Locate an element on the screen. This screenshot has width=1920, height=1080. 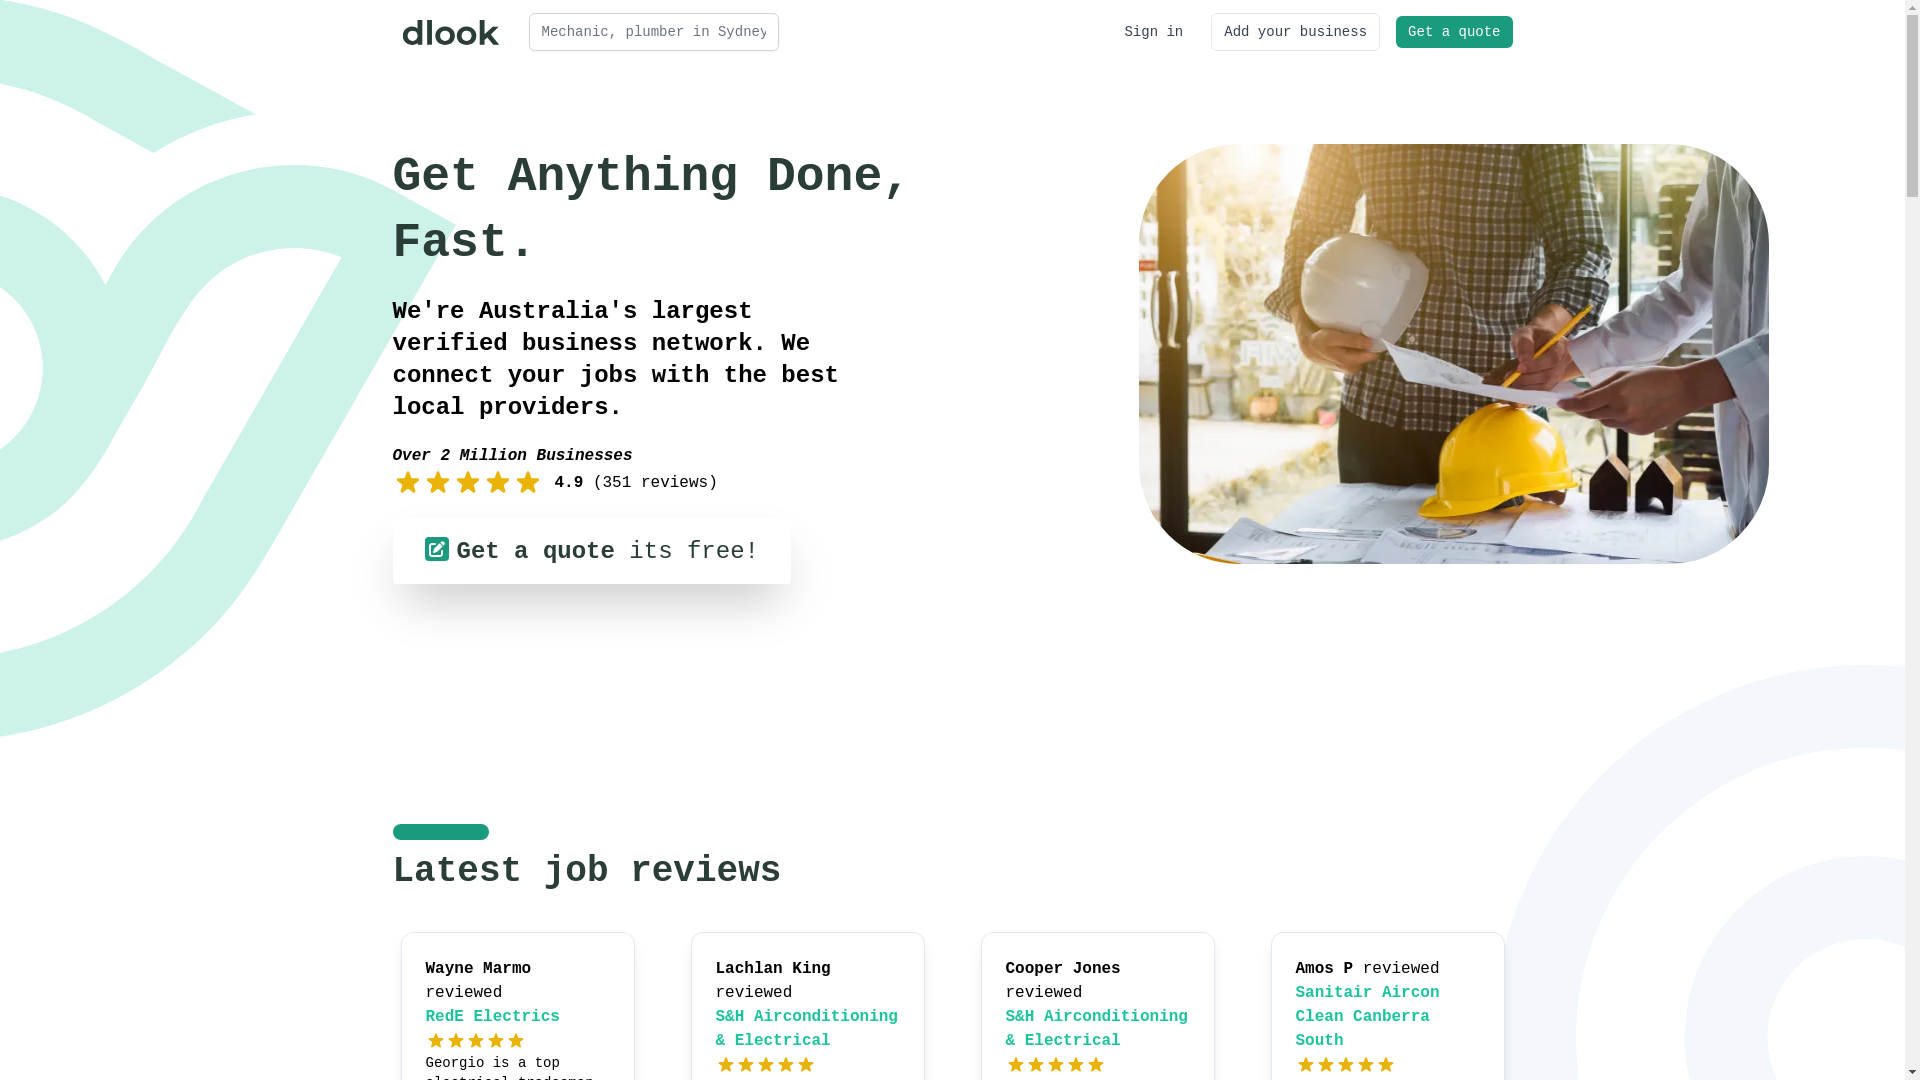
'Get a quote' is located at coordinates (1395, 31).